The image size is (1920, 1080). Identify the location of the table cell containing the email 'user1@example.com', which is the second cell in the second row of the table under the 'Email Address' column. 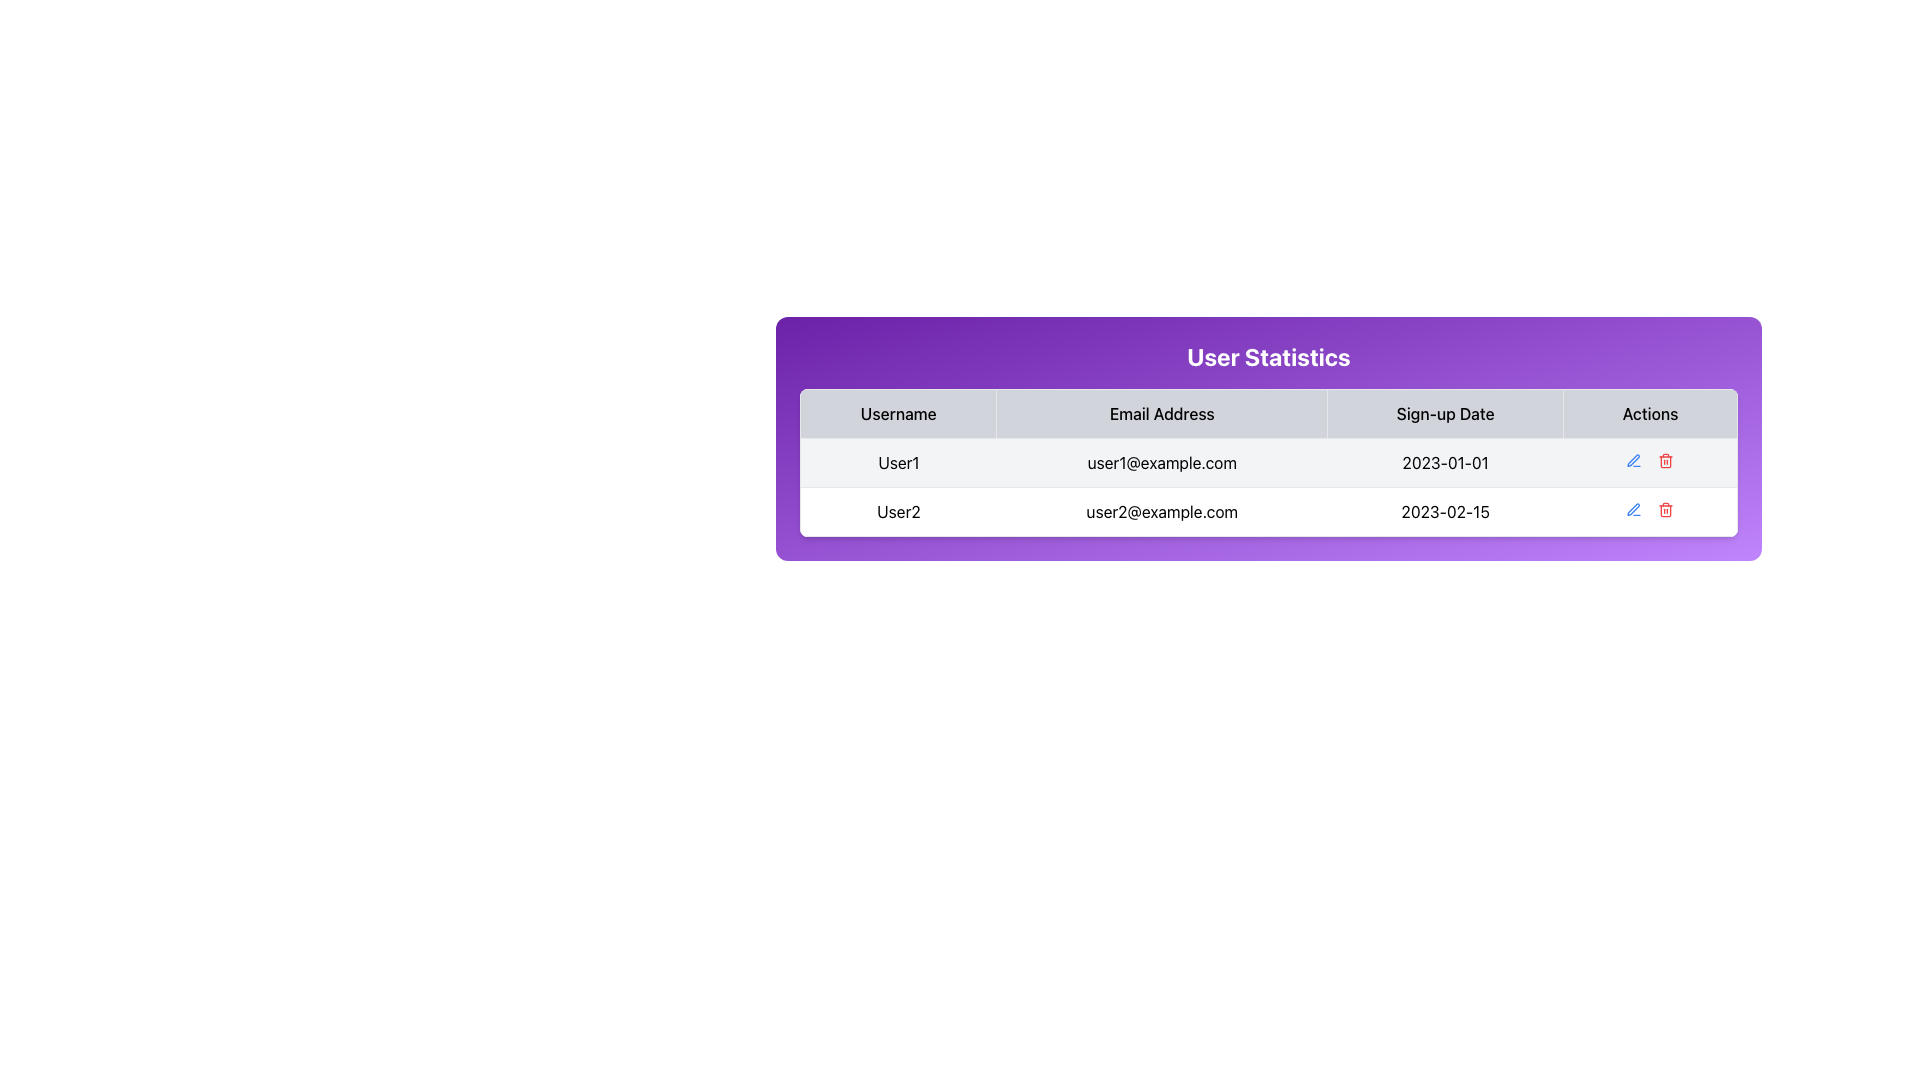
(1162, 462).